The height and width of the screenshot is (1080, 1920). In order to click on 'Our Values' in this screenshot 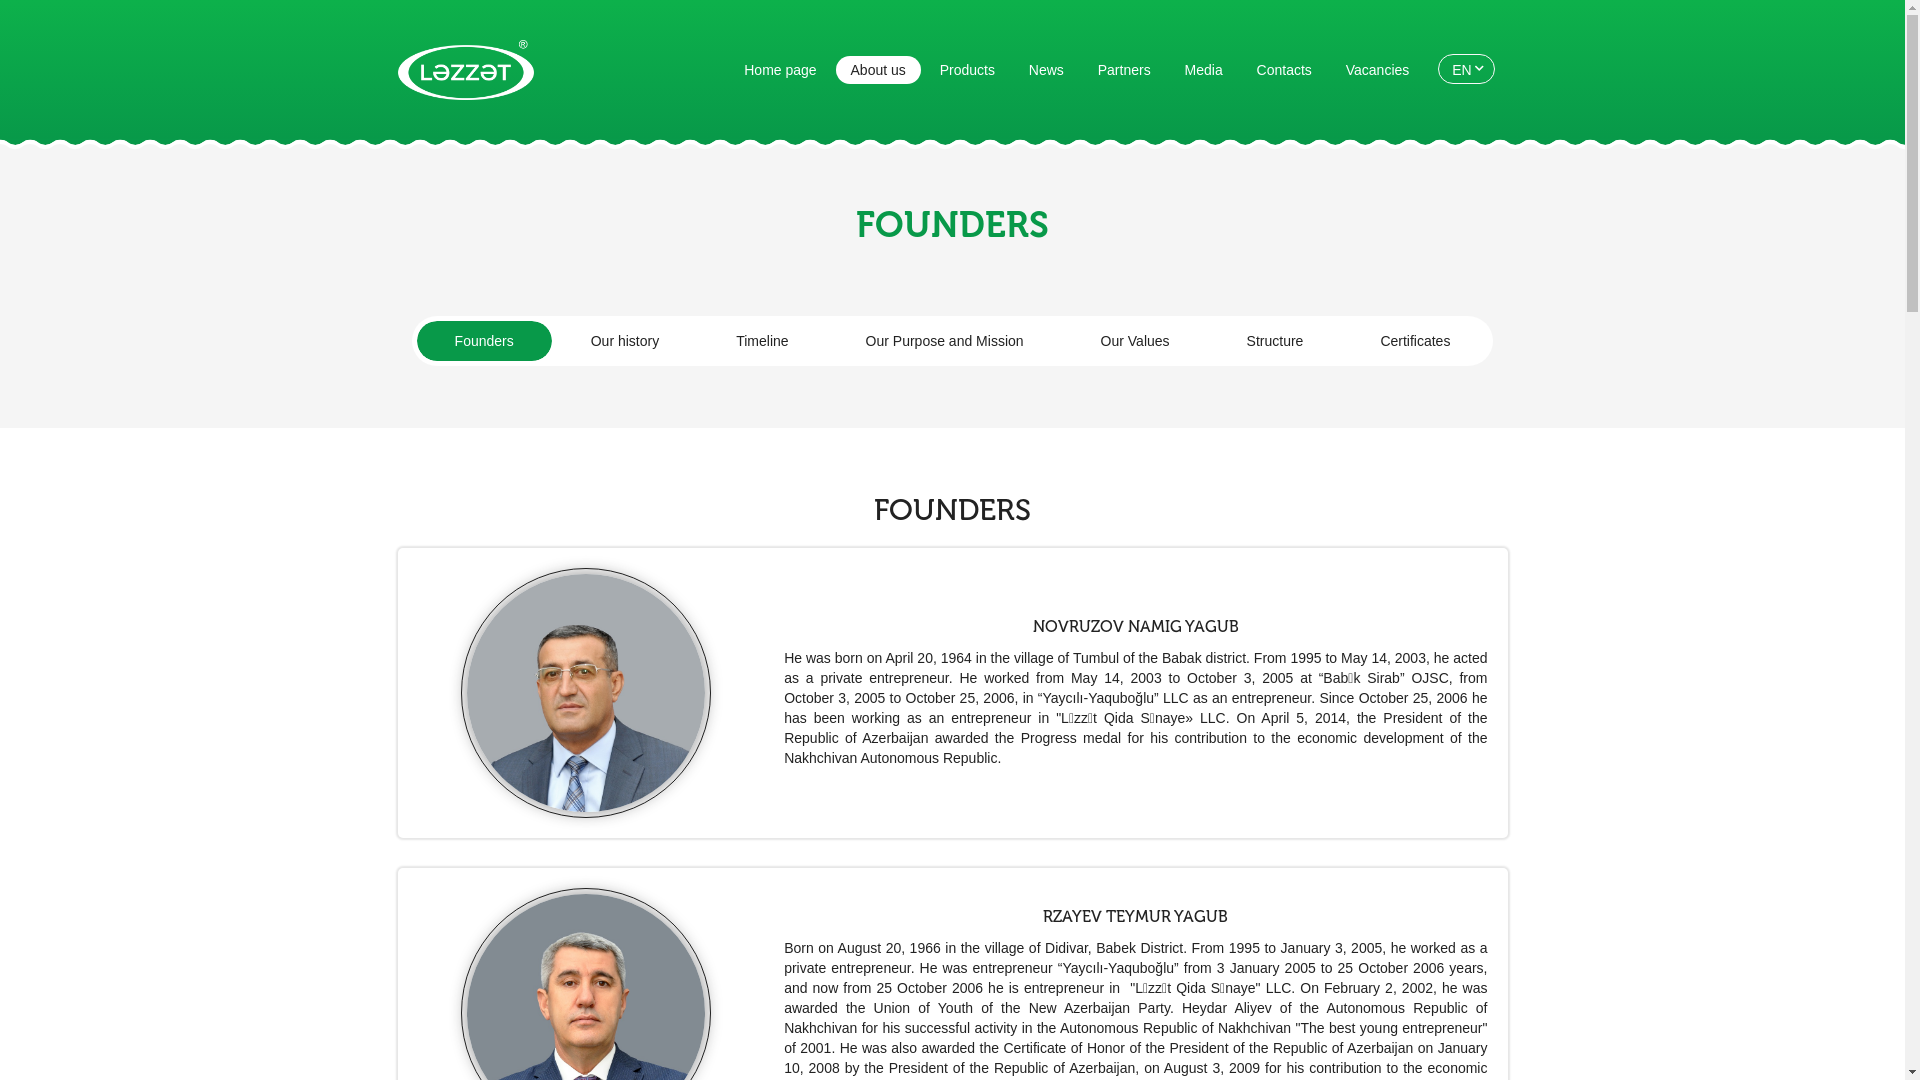, I will do `click(1061, 339)`.